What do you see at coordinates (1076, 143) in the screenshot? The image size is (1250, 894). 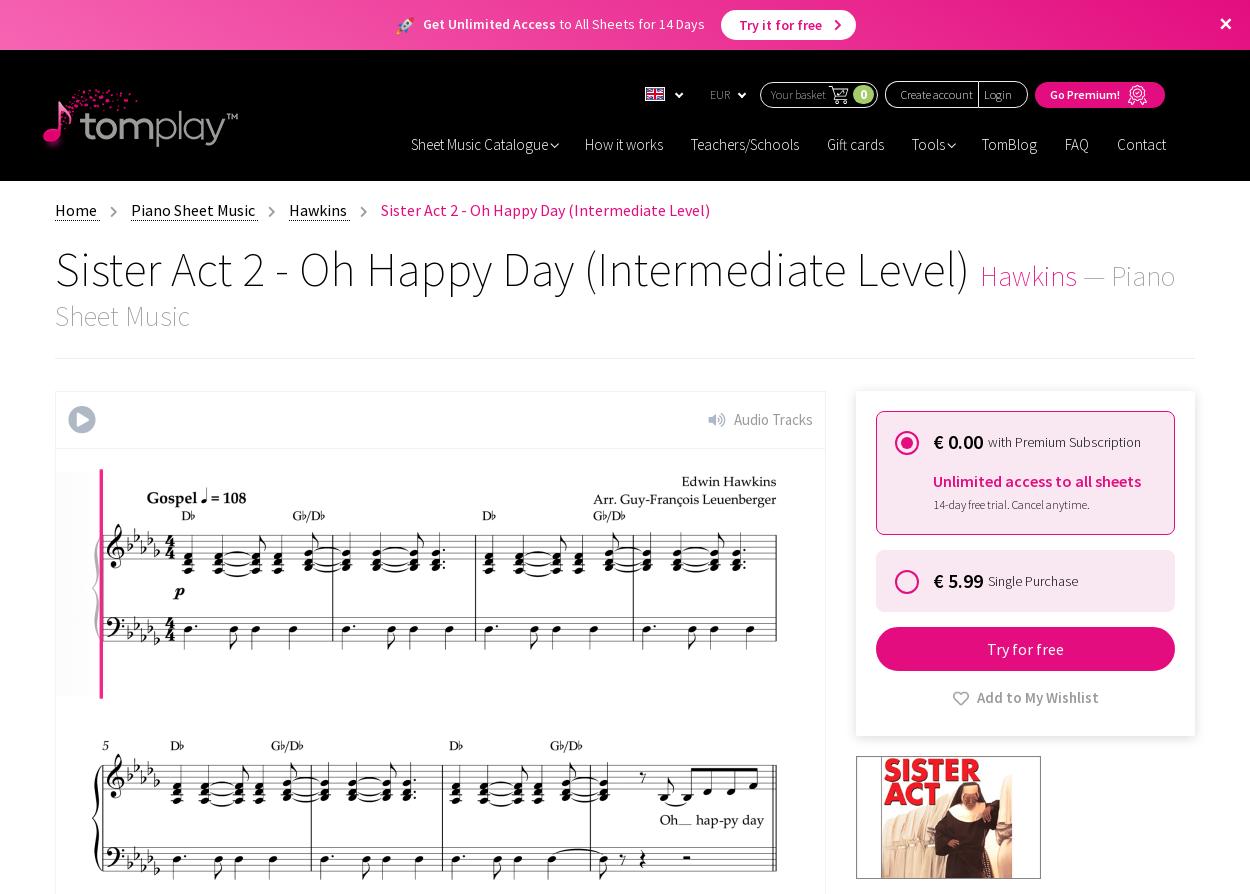 I see `'FAQ'` at bounding box center [1076, 143].